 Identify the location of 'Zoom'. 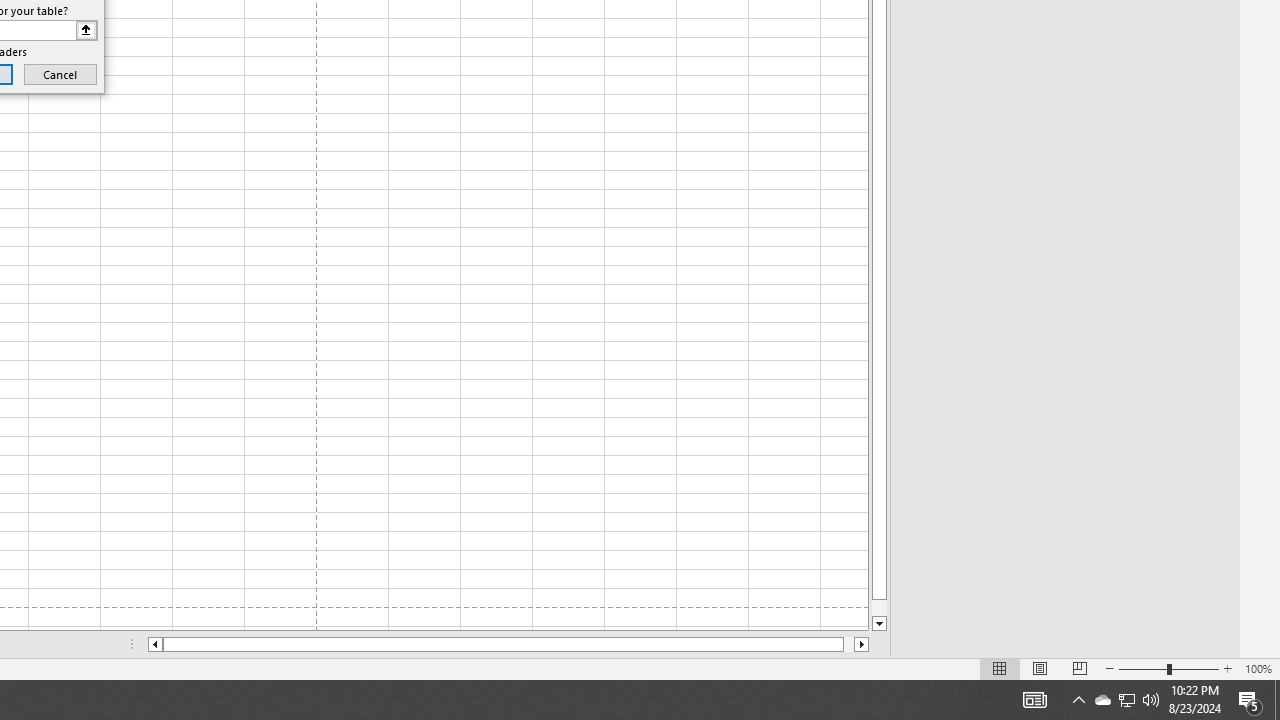
(1168, 669).